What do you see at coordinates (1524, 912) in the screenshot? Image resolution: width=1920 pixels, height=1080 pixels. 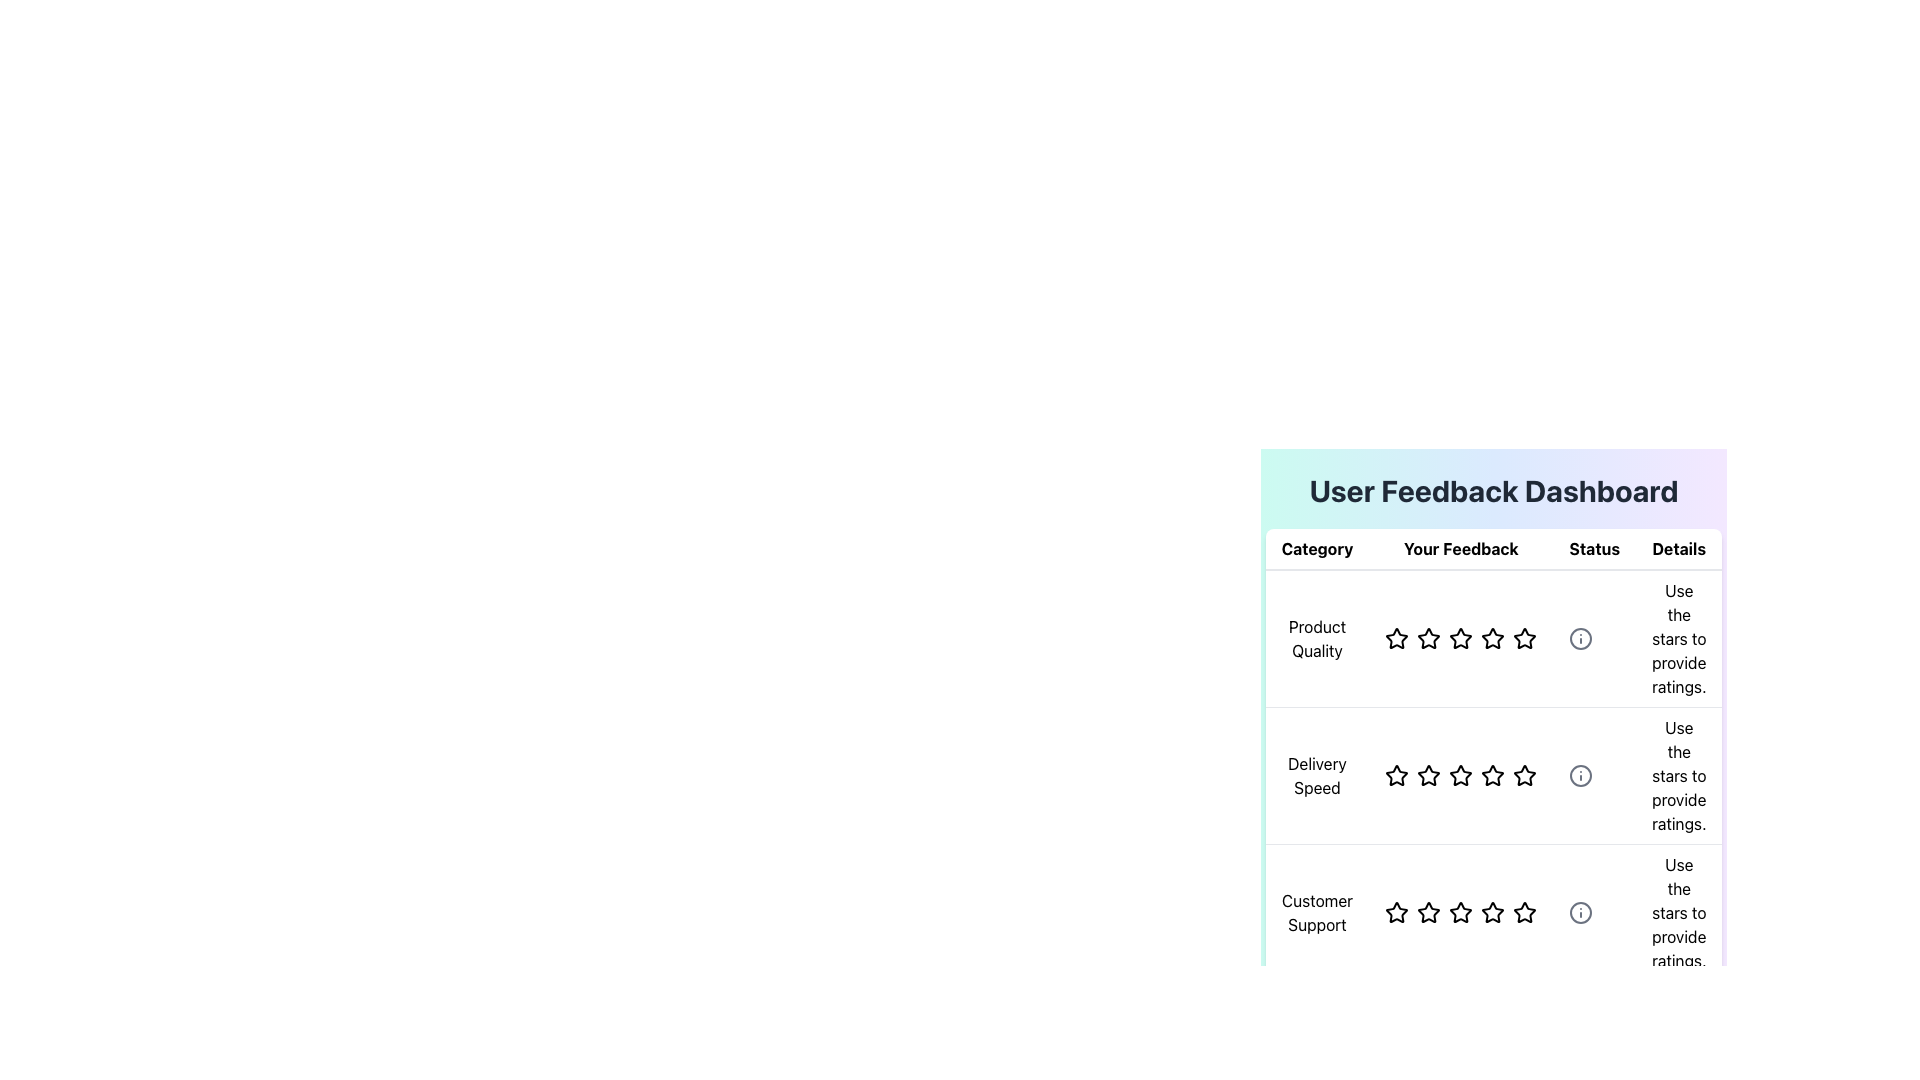 I see `the fifth star icon in the rating system under the 'Customer Support' category to set a rating` at bounding box center [1524, 912].